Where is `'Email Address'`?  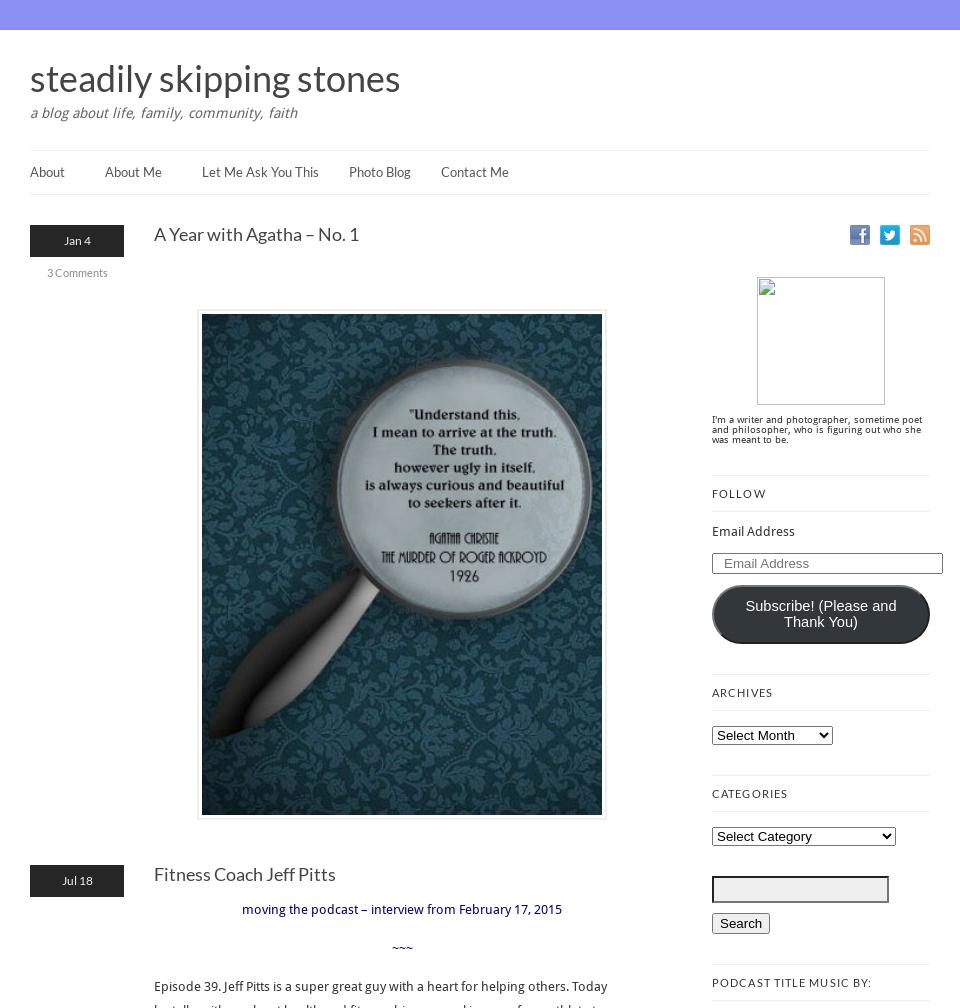 'Email Address' is located at coordinates (752, 531).